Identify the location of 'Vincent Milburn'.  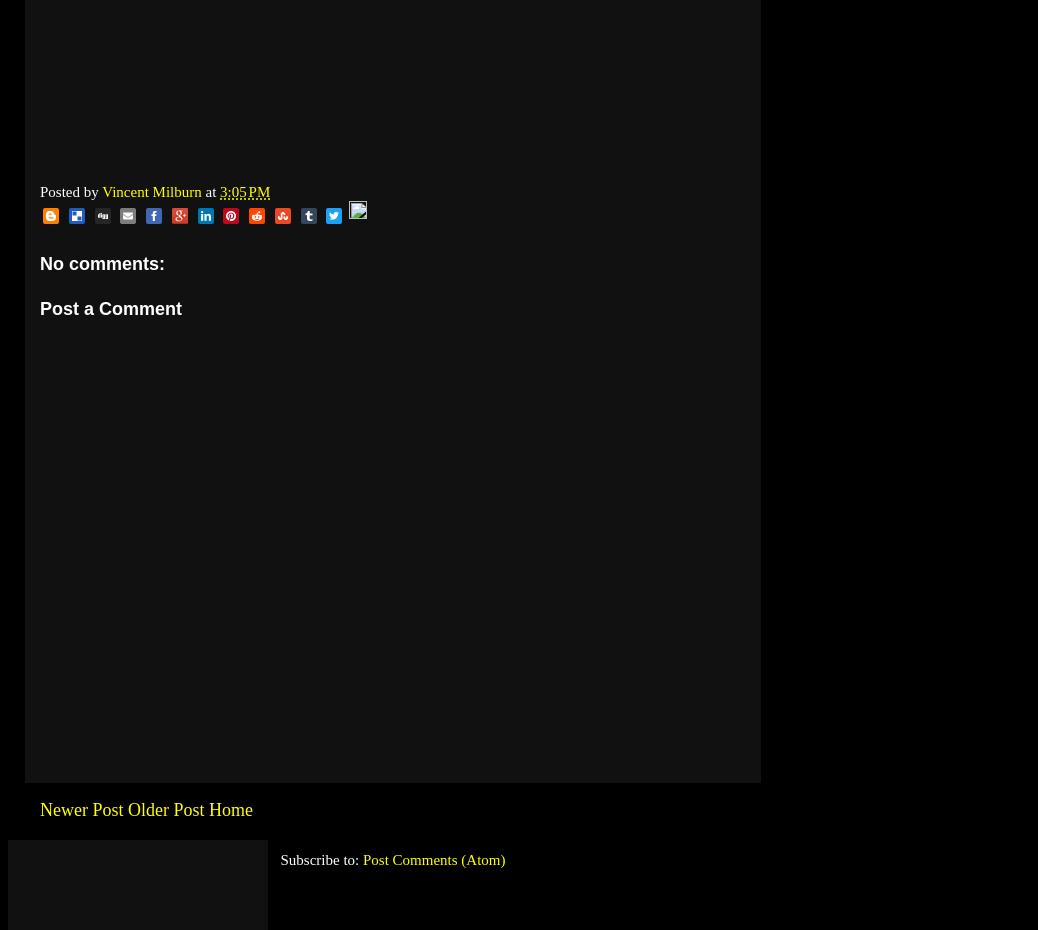
(150, 191).